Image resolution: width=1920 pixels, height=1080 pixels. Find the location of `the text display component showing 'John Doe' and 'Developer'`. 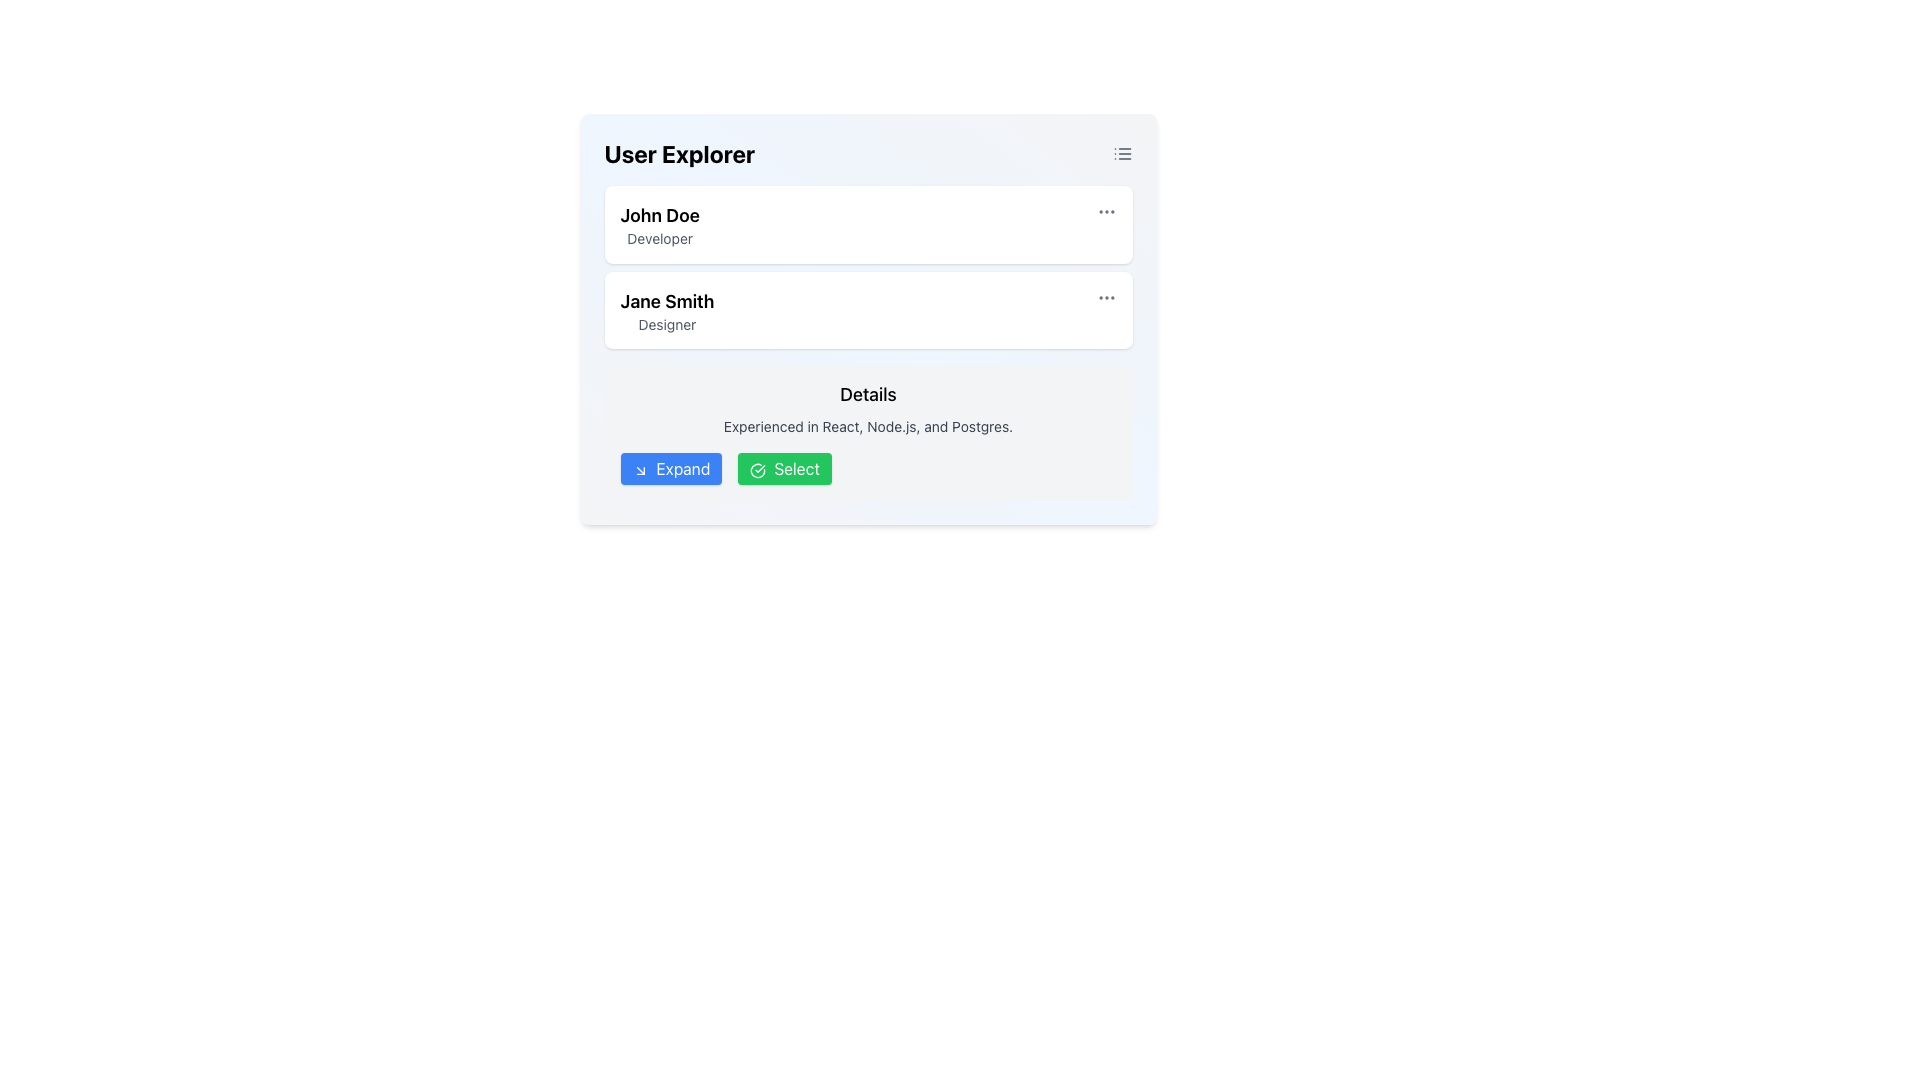

the text display component showing 'John Doe' and 'Developer' is located at coordinates (660, 224).